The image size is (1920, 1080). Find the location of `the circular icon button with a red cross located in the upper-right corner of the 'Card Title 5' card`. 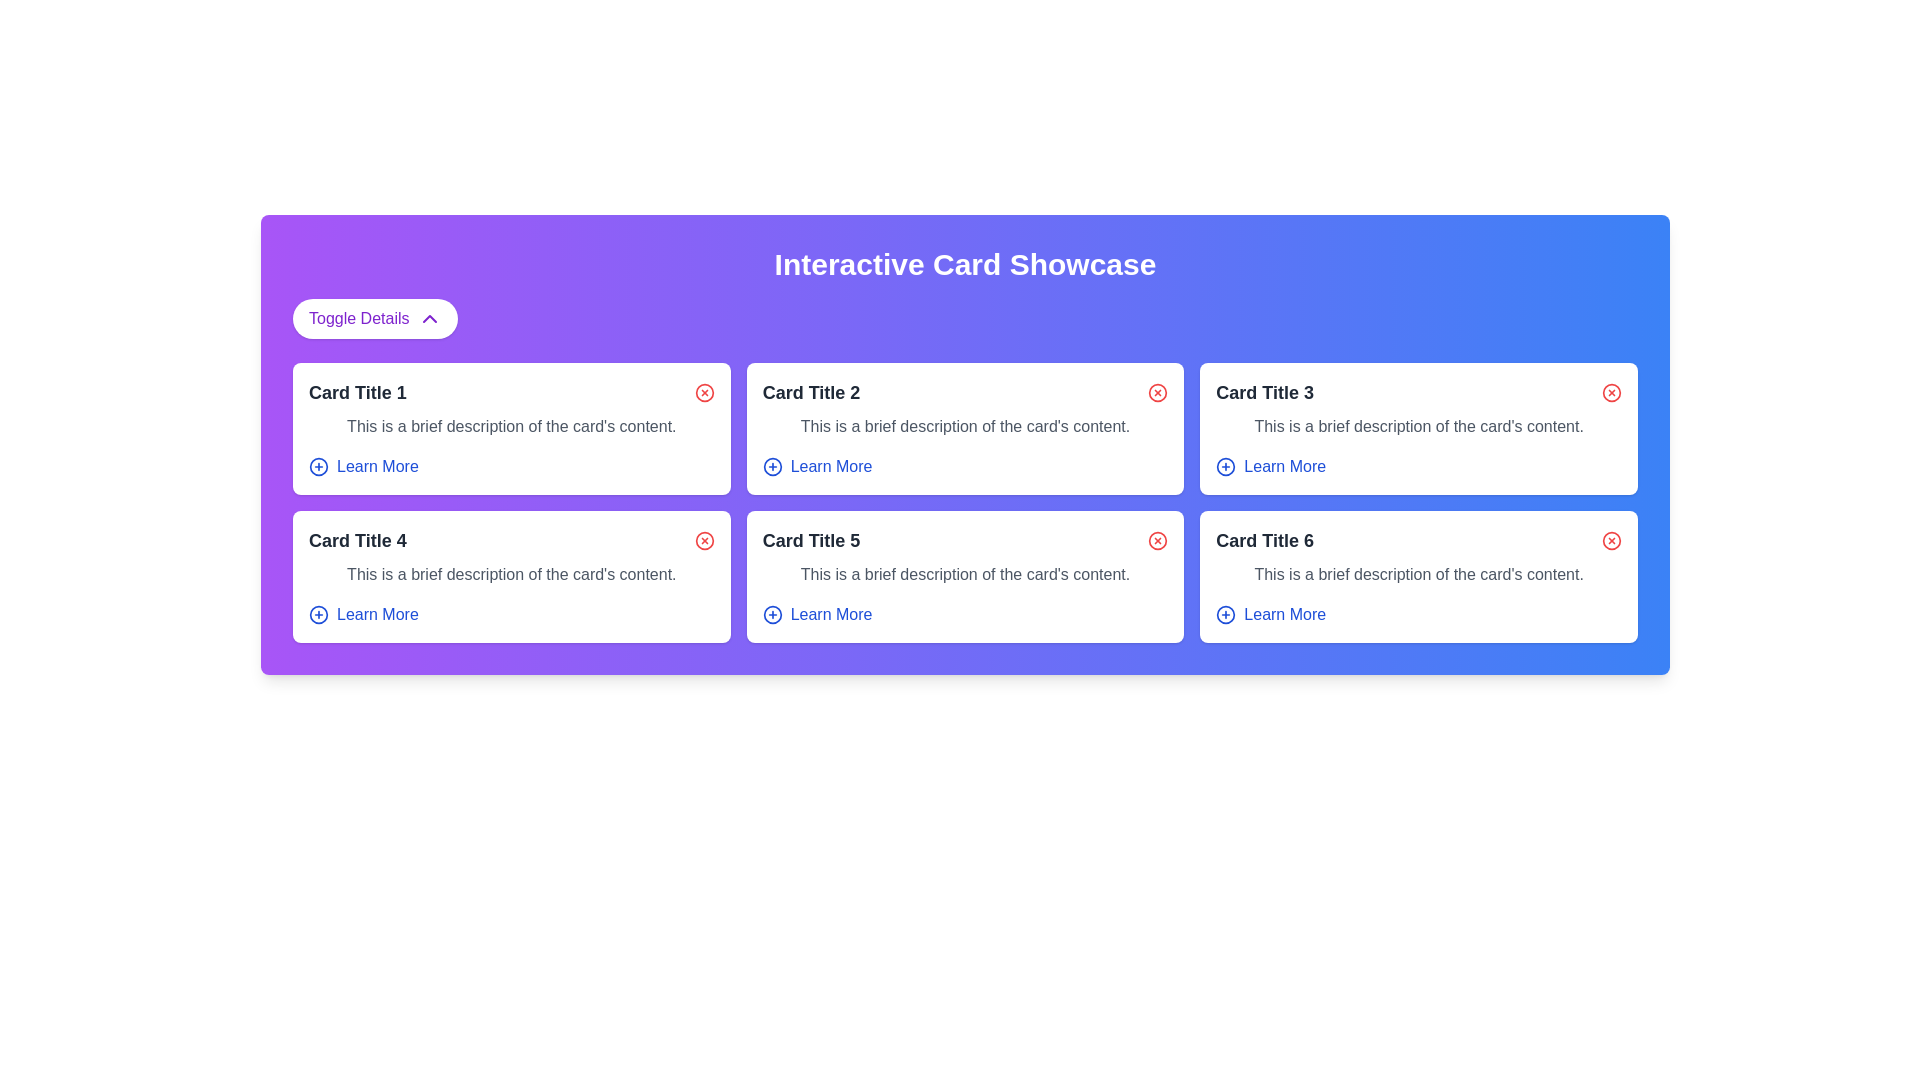

the circular icon button with a red cross located in the upper-right corner of the 'Card Title 5' card is located at coordinates (1158, 540).